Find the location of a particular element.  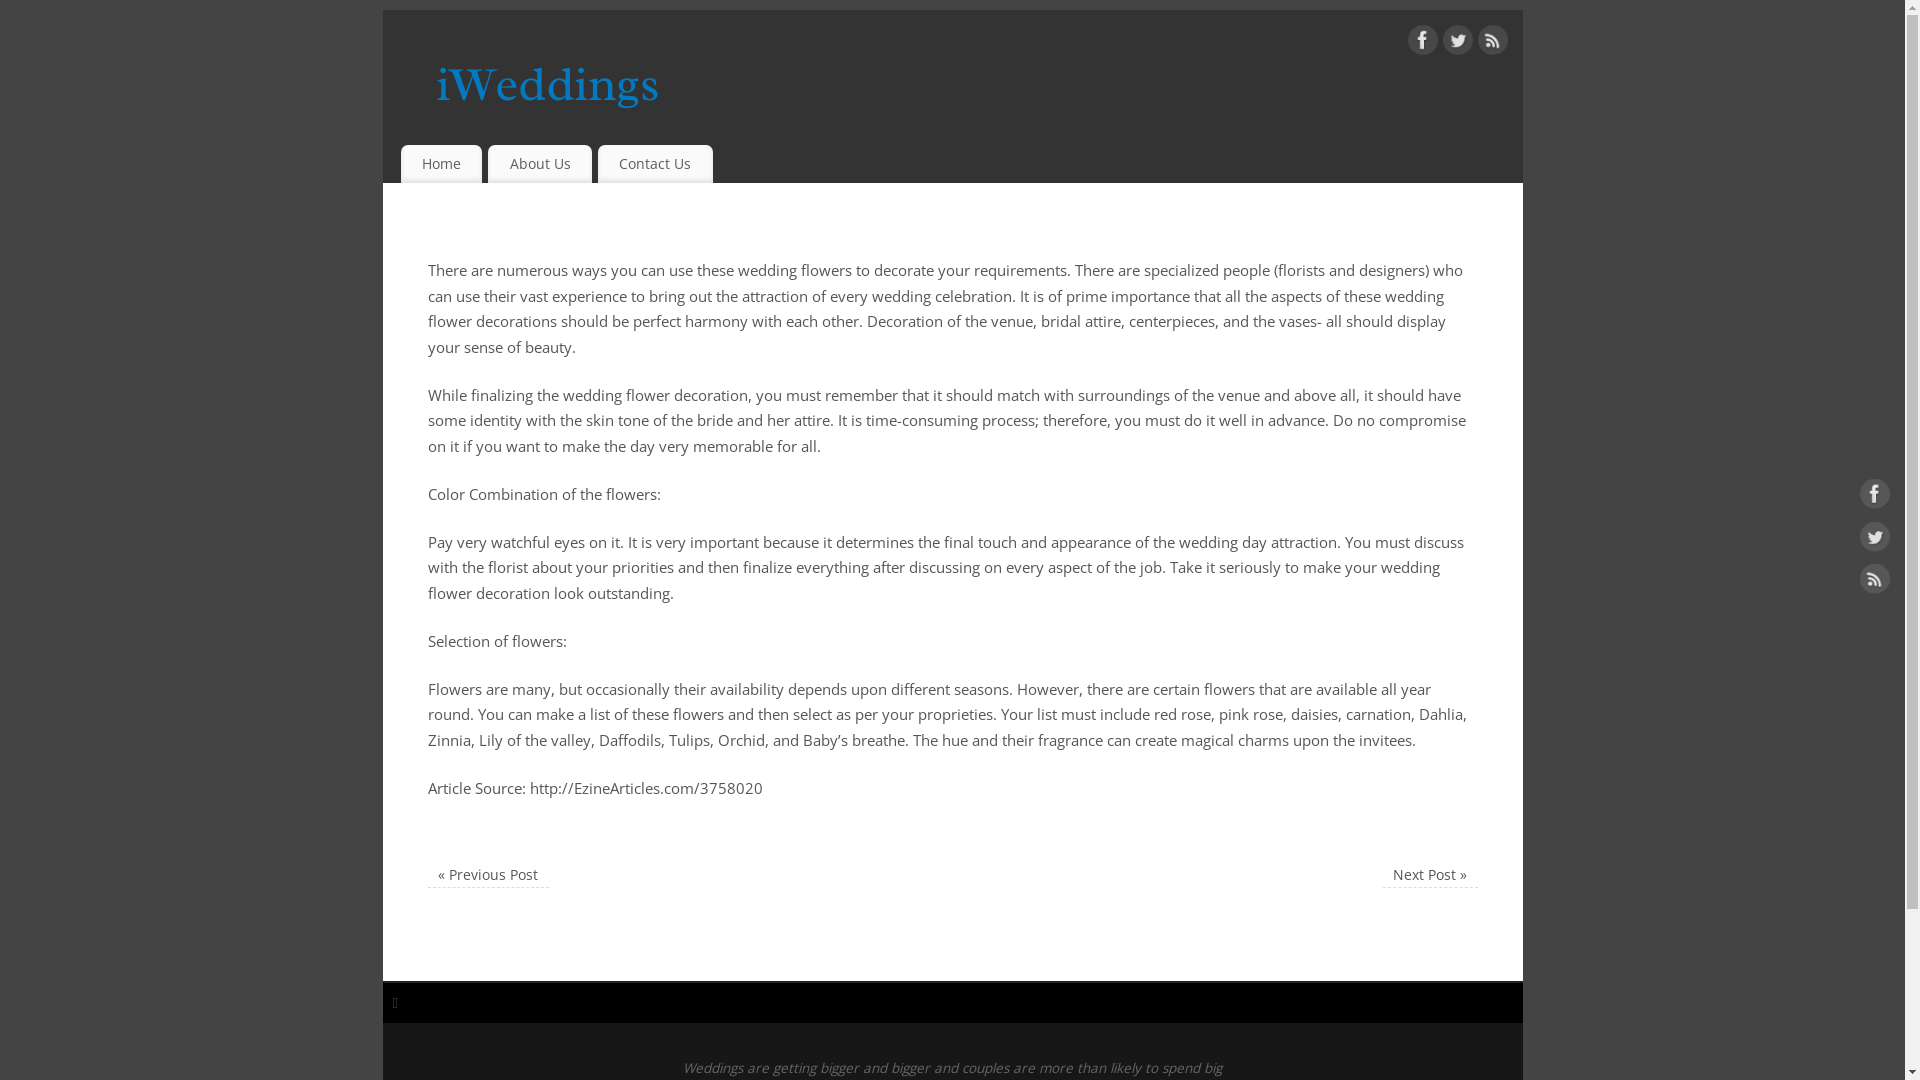

'RSS' is located at coordinates (1874, 582).